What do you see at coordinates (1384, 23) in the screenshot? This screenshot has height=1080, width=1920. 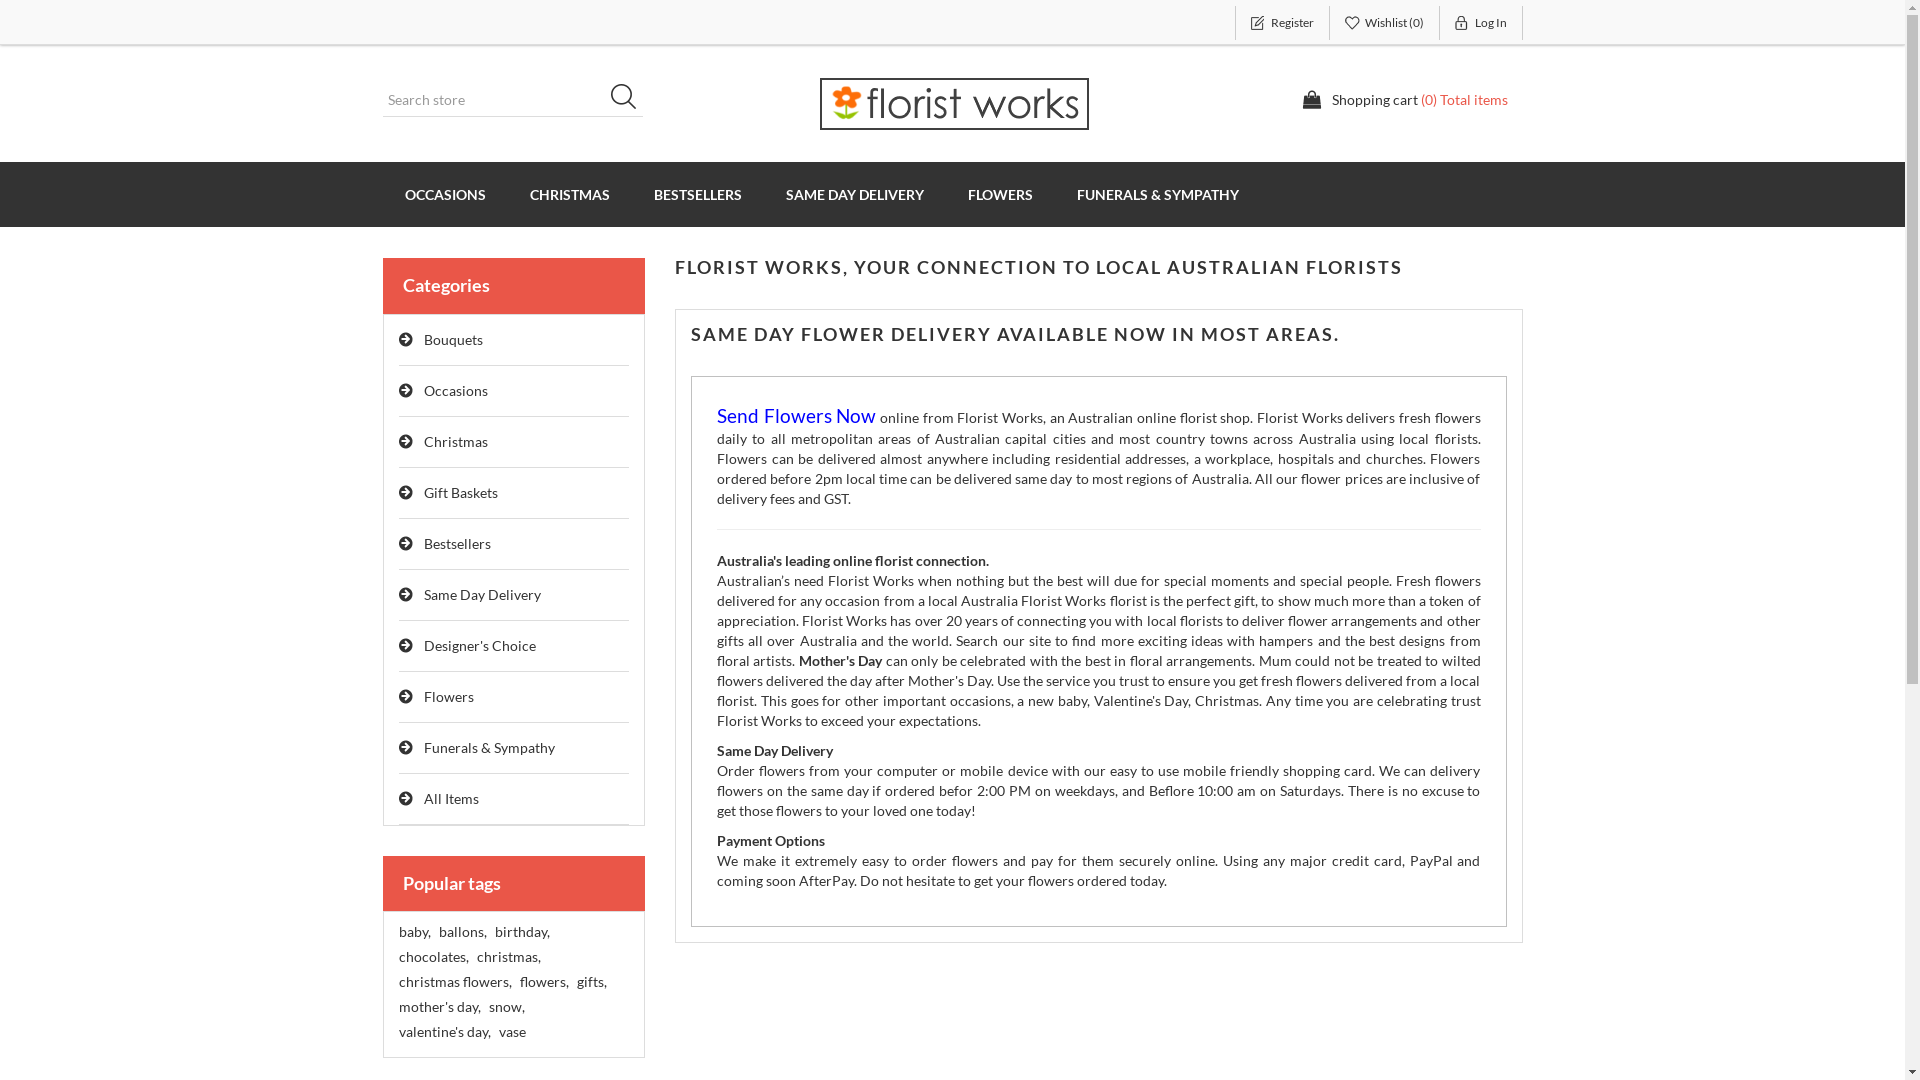 I see `'Wishlist (0)'` at bounding box center [1384, 23].